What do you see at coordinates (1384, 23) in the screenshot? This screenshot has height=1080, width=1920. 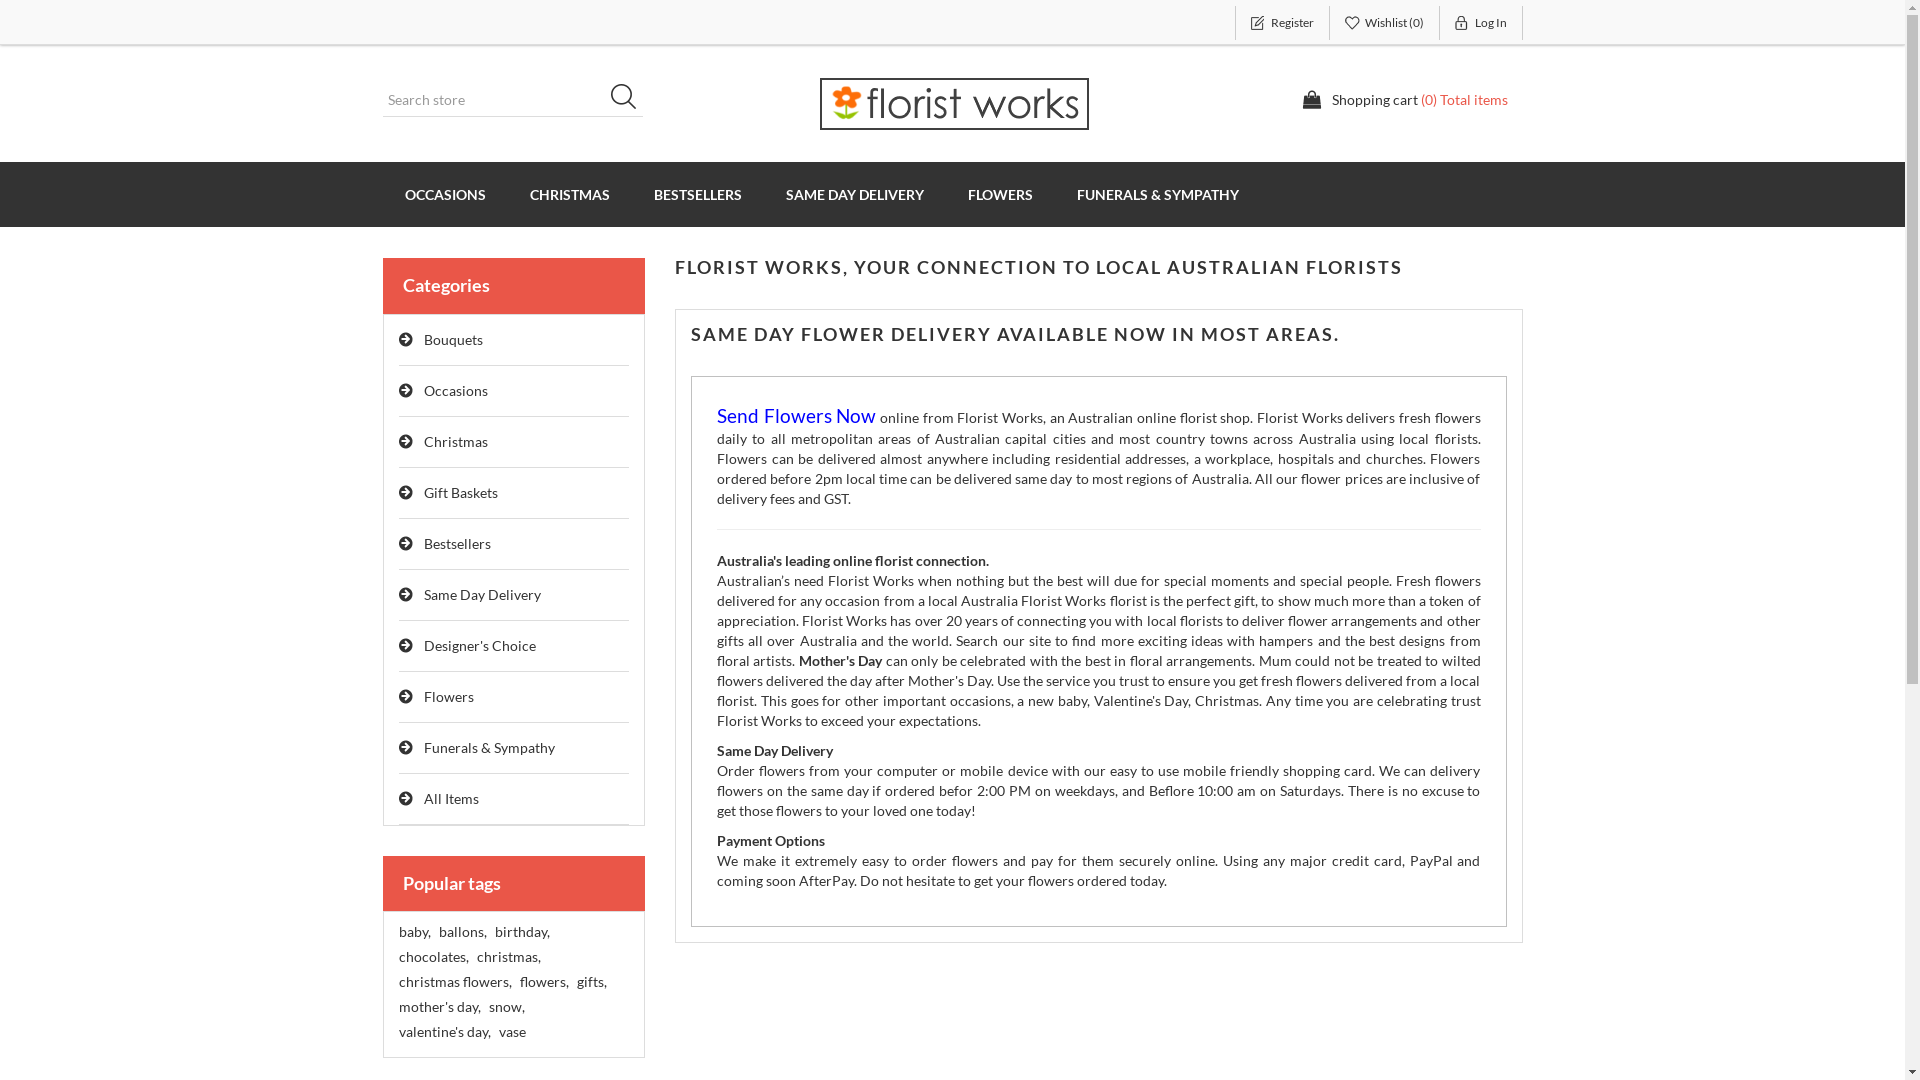 I see `'Wishlist (0)'` at bounding box center [1384, 23].